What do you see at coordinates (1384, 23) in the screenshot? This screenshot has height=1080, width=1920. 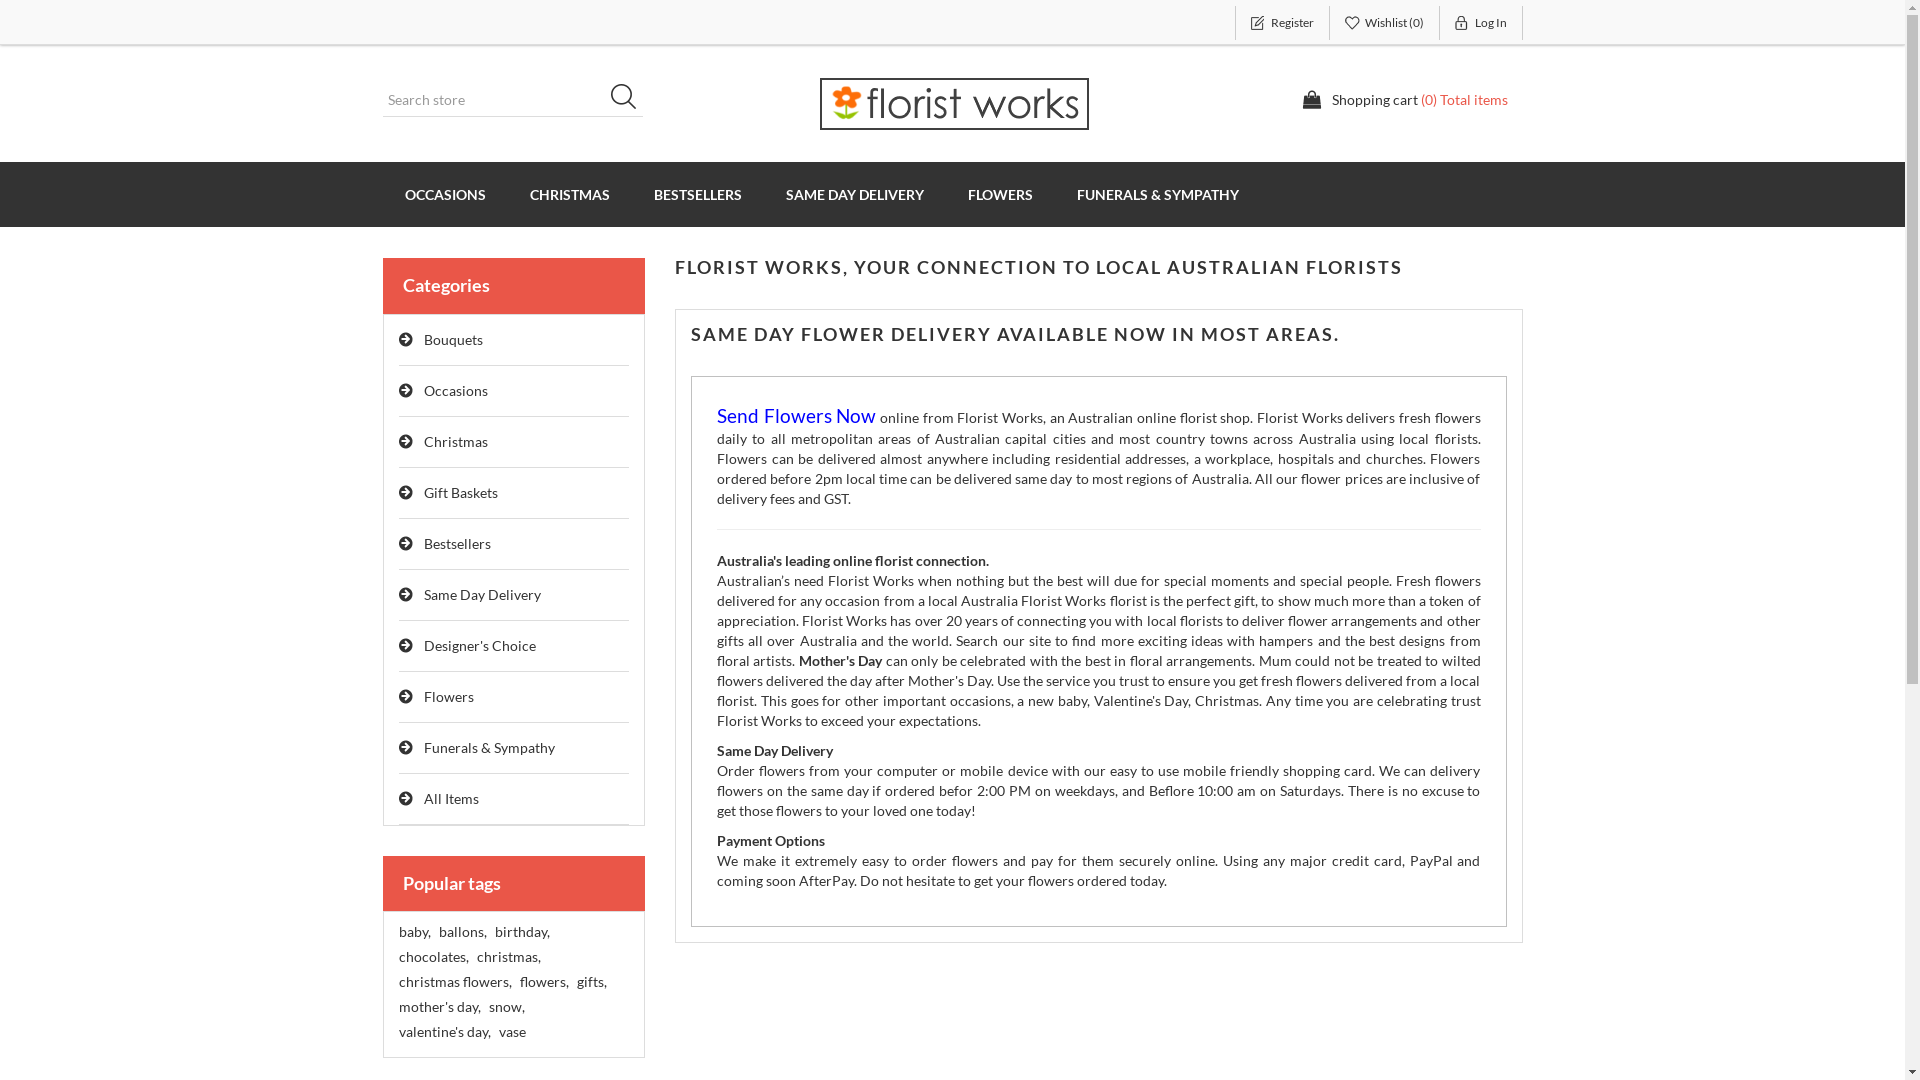 I see `'Wishlist (0)'` at bounding box center [1384, 23].